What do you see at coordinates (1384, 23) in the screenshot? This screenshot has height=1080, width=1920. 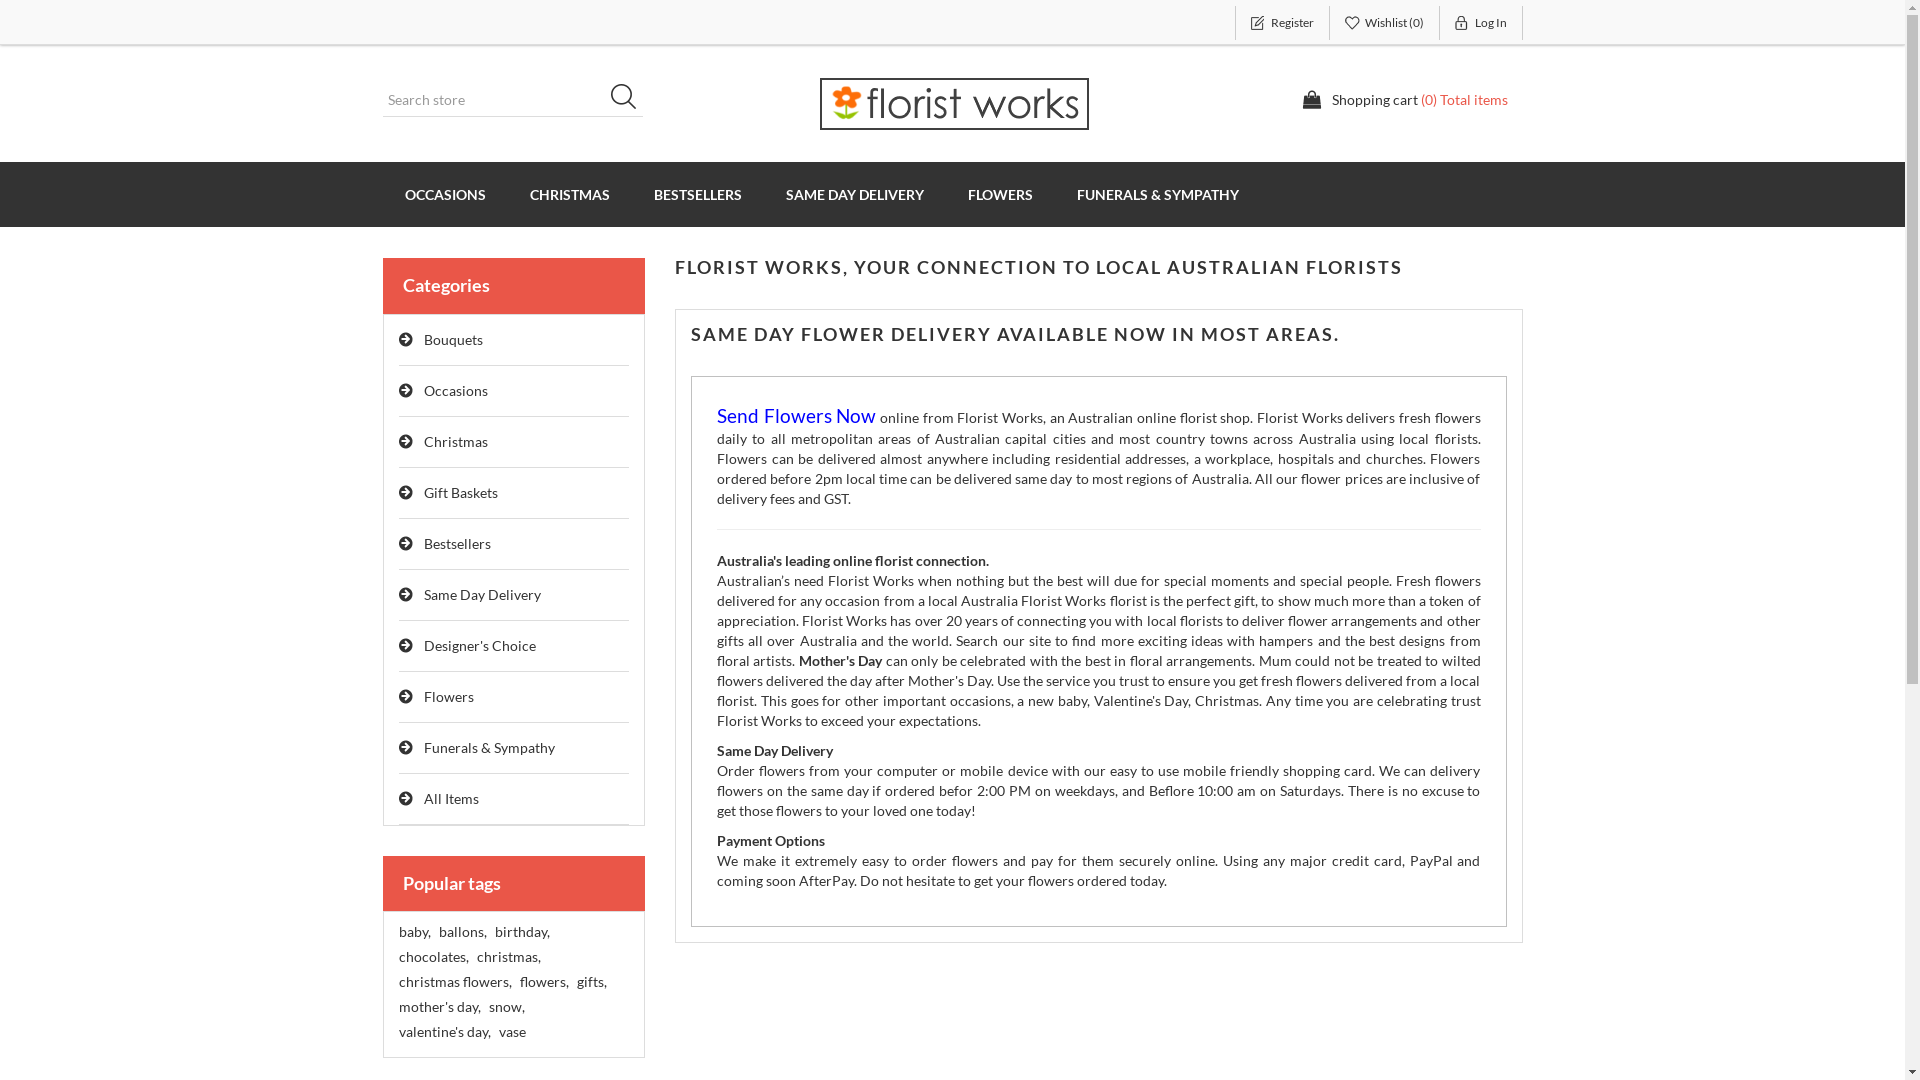 I see `'Wishlist (0)'` at bounding box center [1384, 23].